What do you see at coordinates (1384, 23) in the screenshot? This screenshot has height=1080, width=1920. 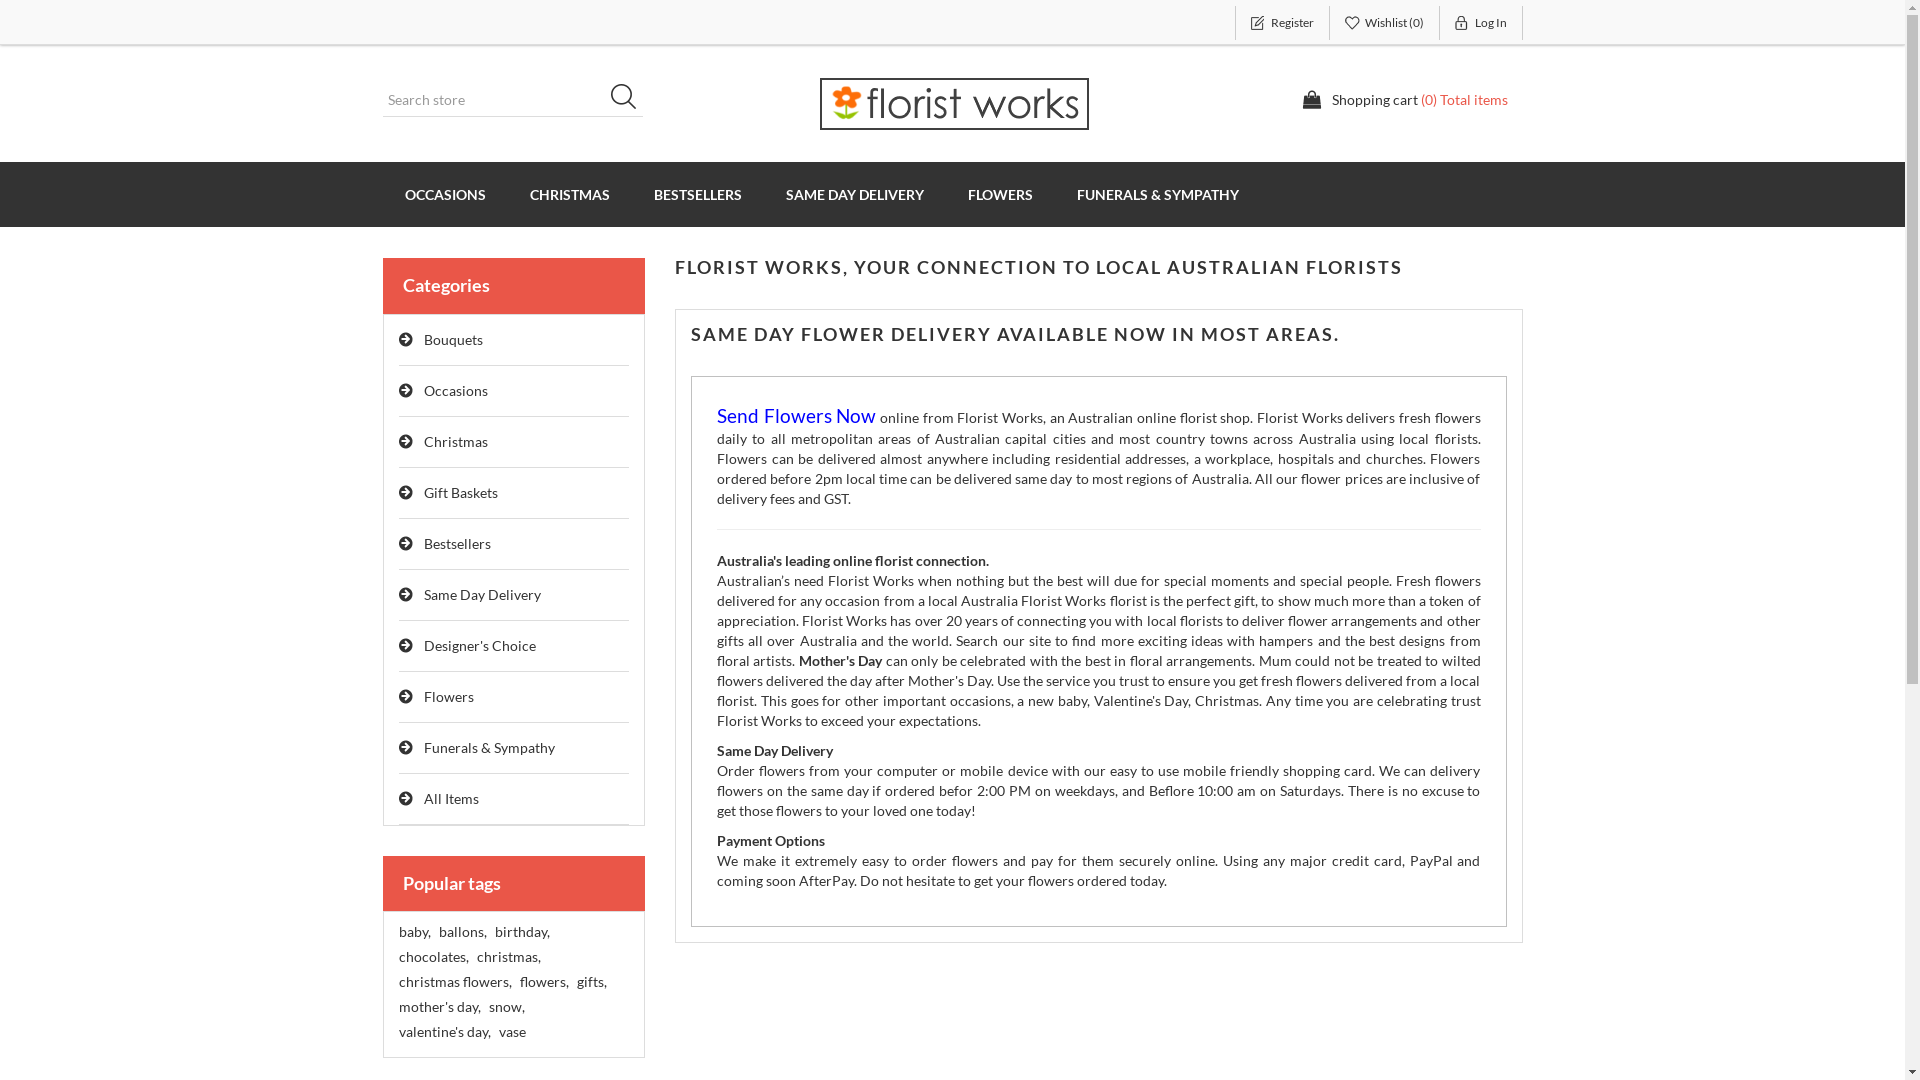 I see `'Wishlist (0)'` at bounding box center [1384, 23].